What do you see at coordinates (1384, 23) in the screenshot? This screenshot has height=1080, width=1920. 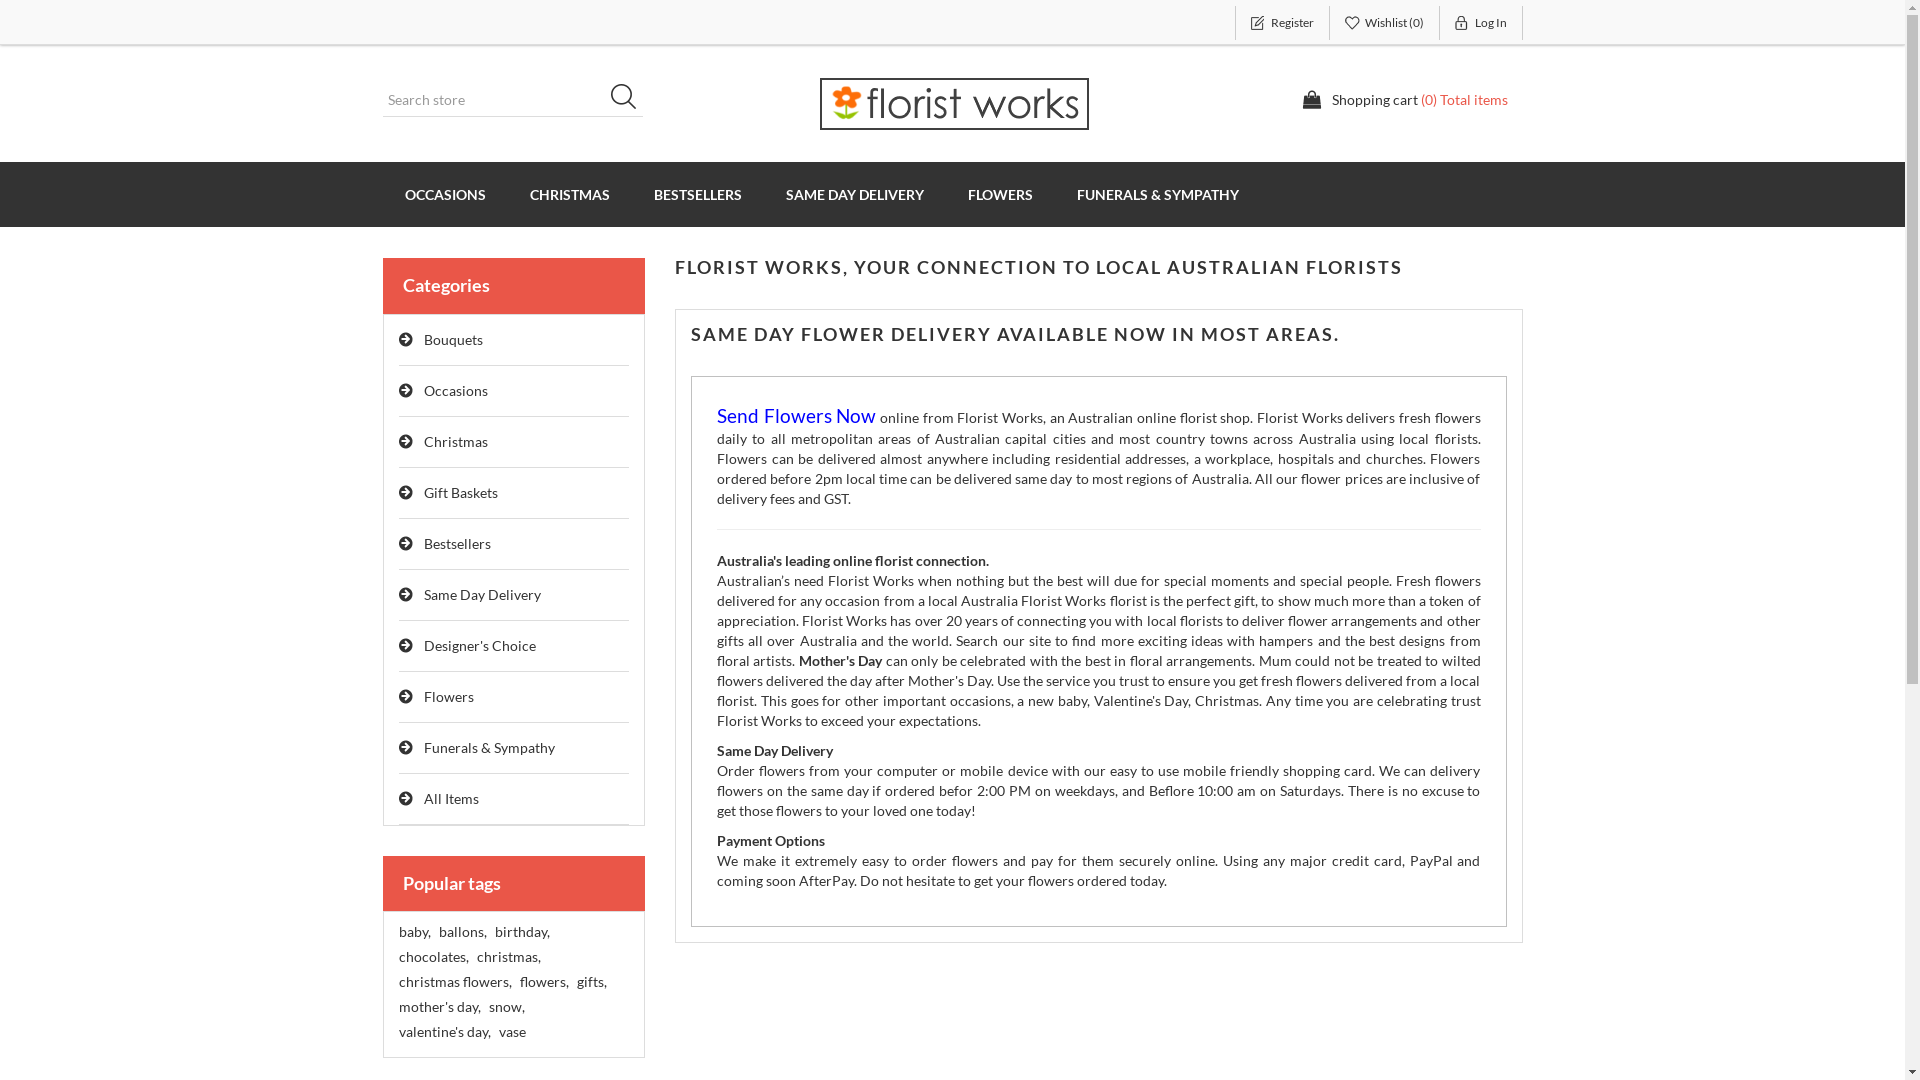 I see `'Wishlist (0)'` at bounding box center [1384, 23].